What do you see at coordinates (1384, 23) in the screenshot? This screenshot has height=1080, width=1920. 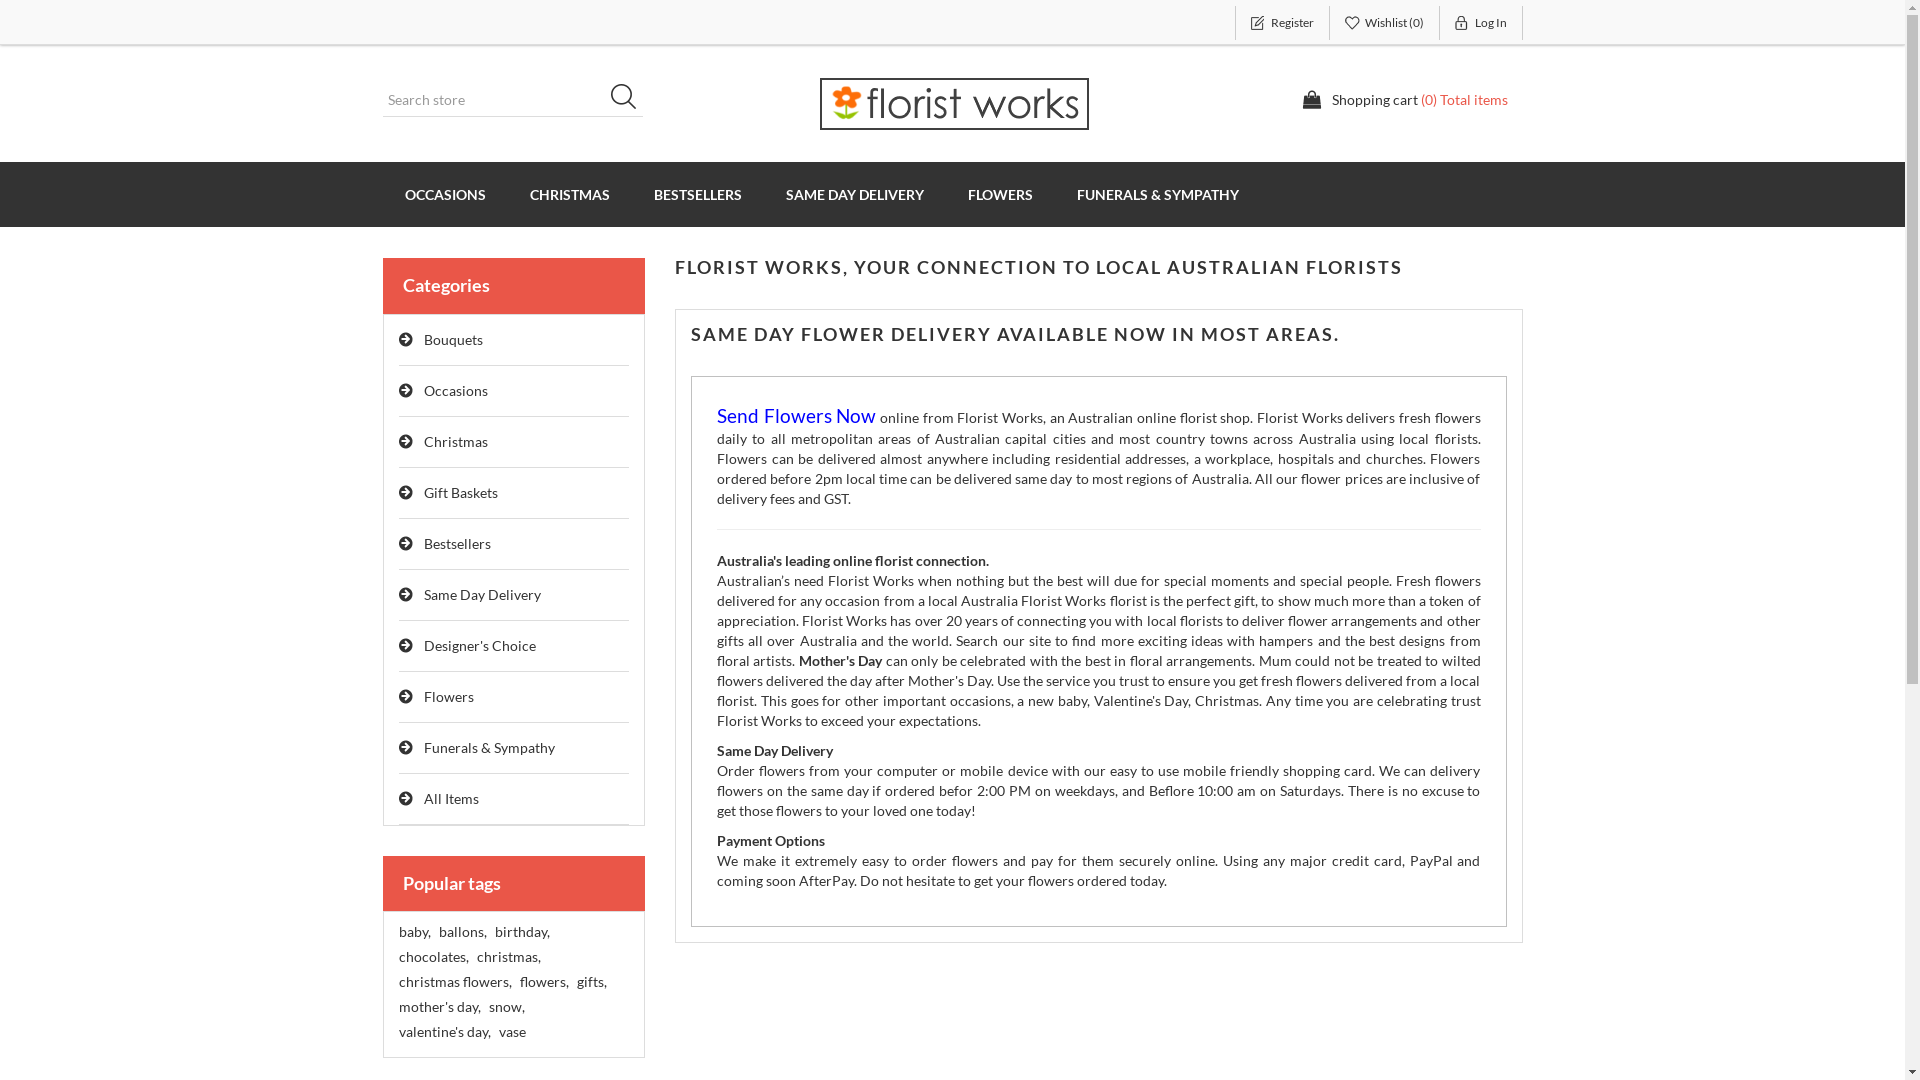 I see `'Wishlist (0)'` at bounding box center [1384, 23].